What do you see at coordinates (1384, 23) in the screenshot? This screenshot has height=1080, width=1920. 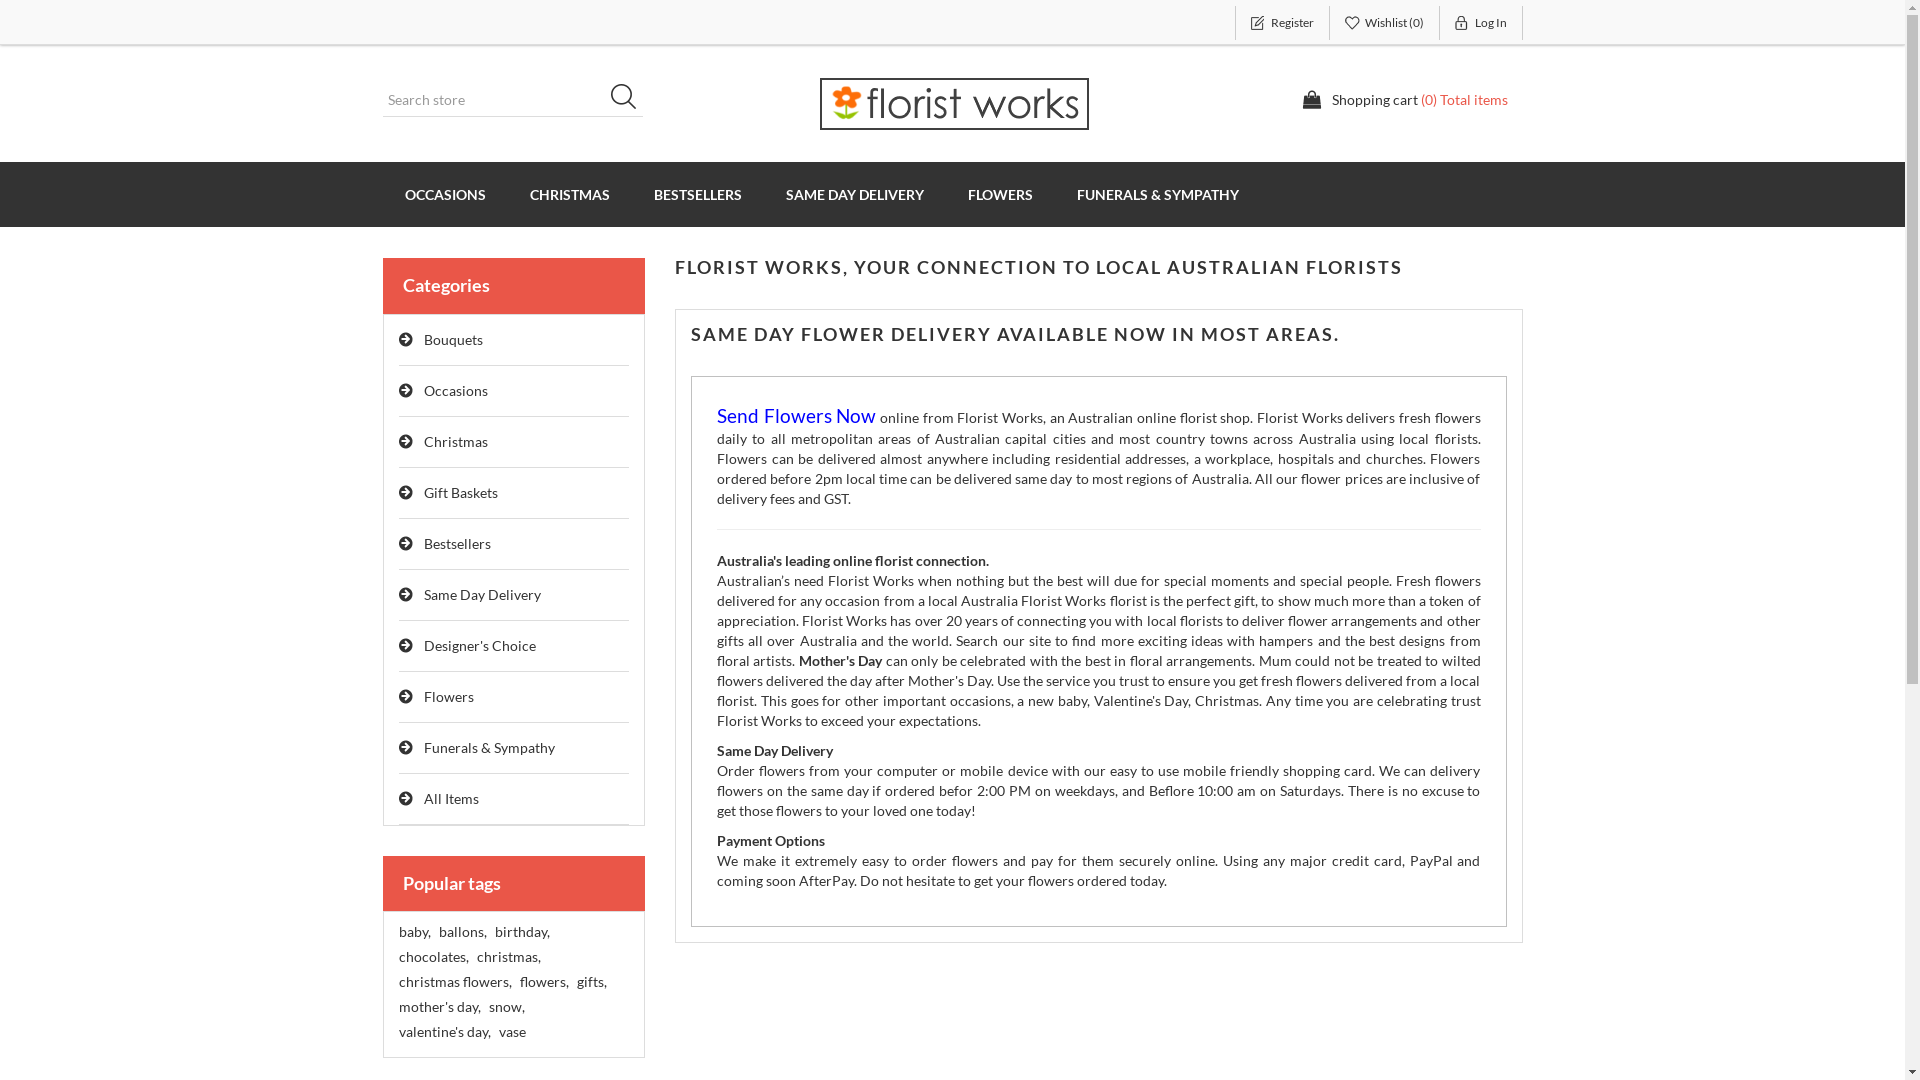 I see `'Wishlist (0)'` at bounding box center [1384, 23].